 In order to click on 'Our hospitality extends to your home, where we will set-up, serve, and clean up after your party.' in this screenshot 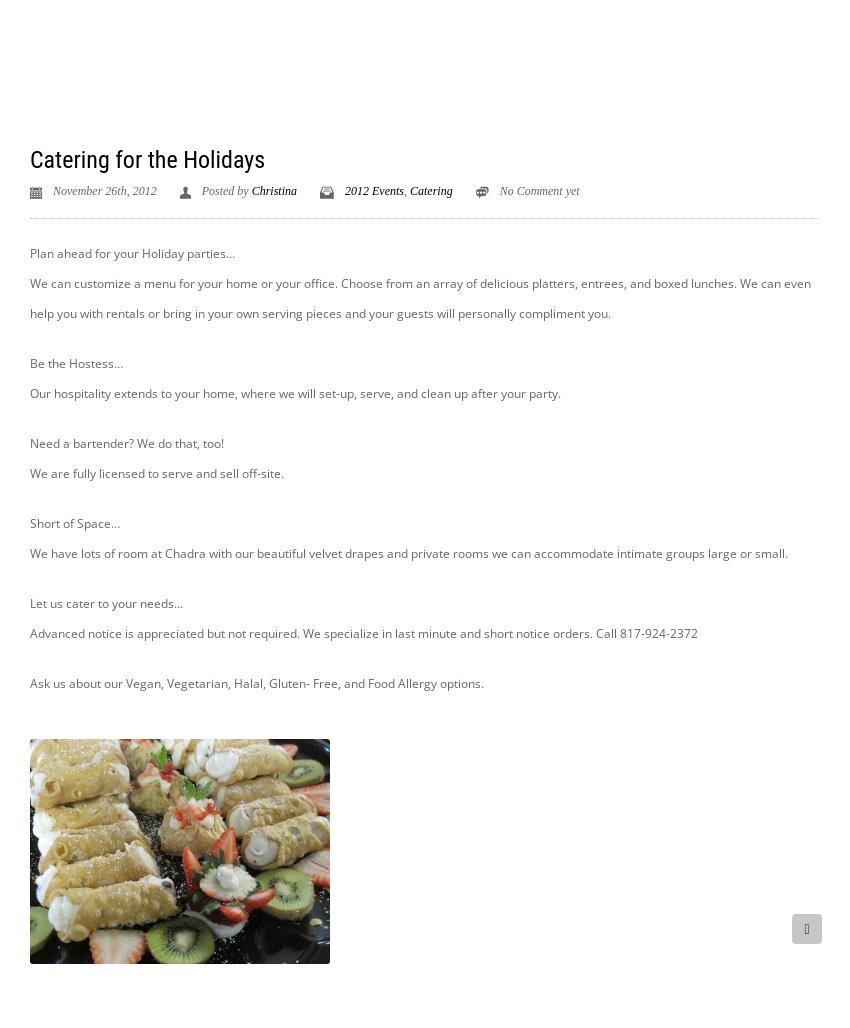, I will do `click(294, 392)`.